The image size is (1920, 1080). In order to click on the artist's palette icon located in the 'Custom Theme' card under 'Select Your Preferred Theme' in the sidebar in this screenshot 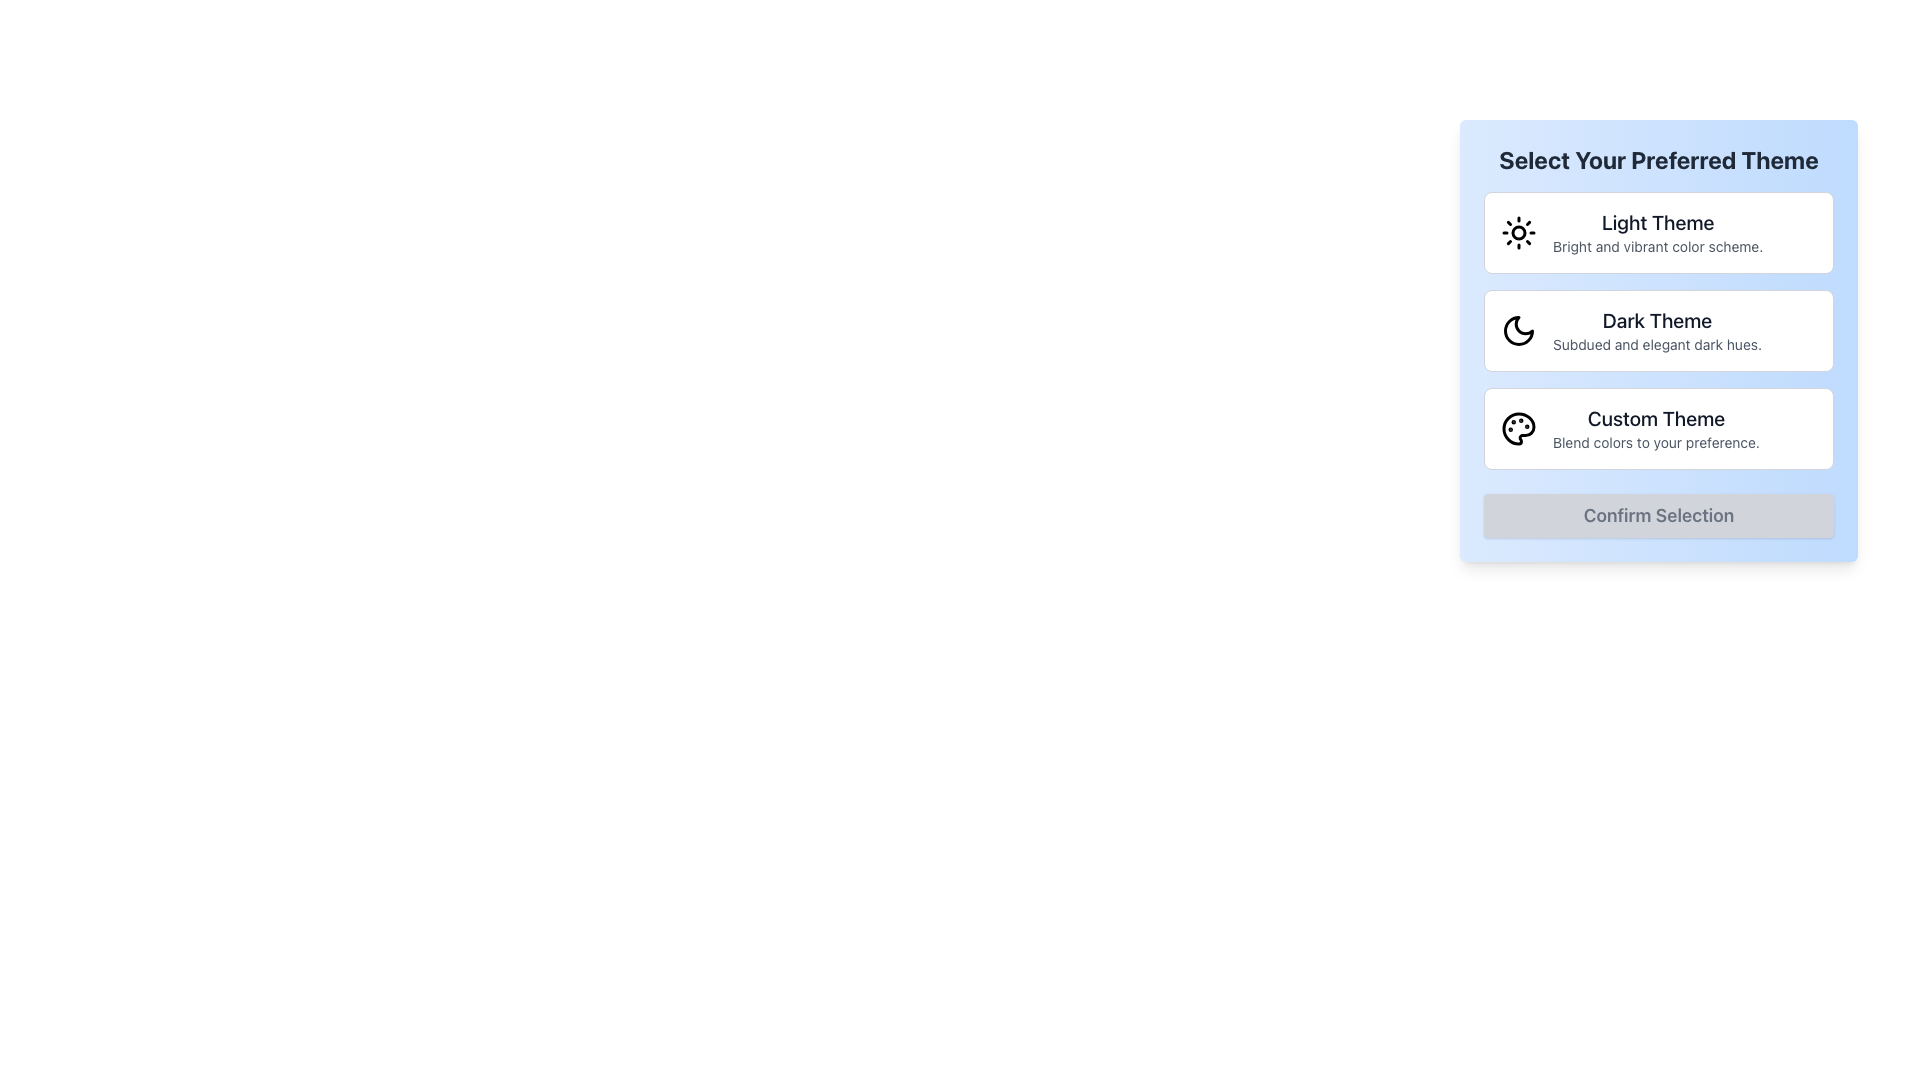, I will do `click(1518, 427)`.